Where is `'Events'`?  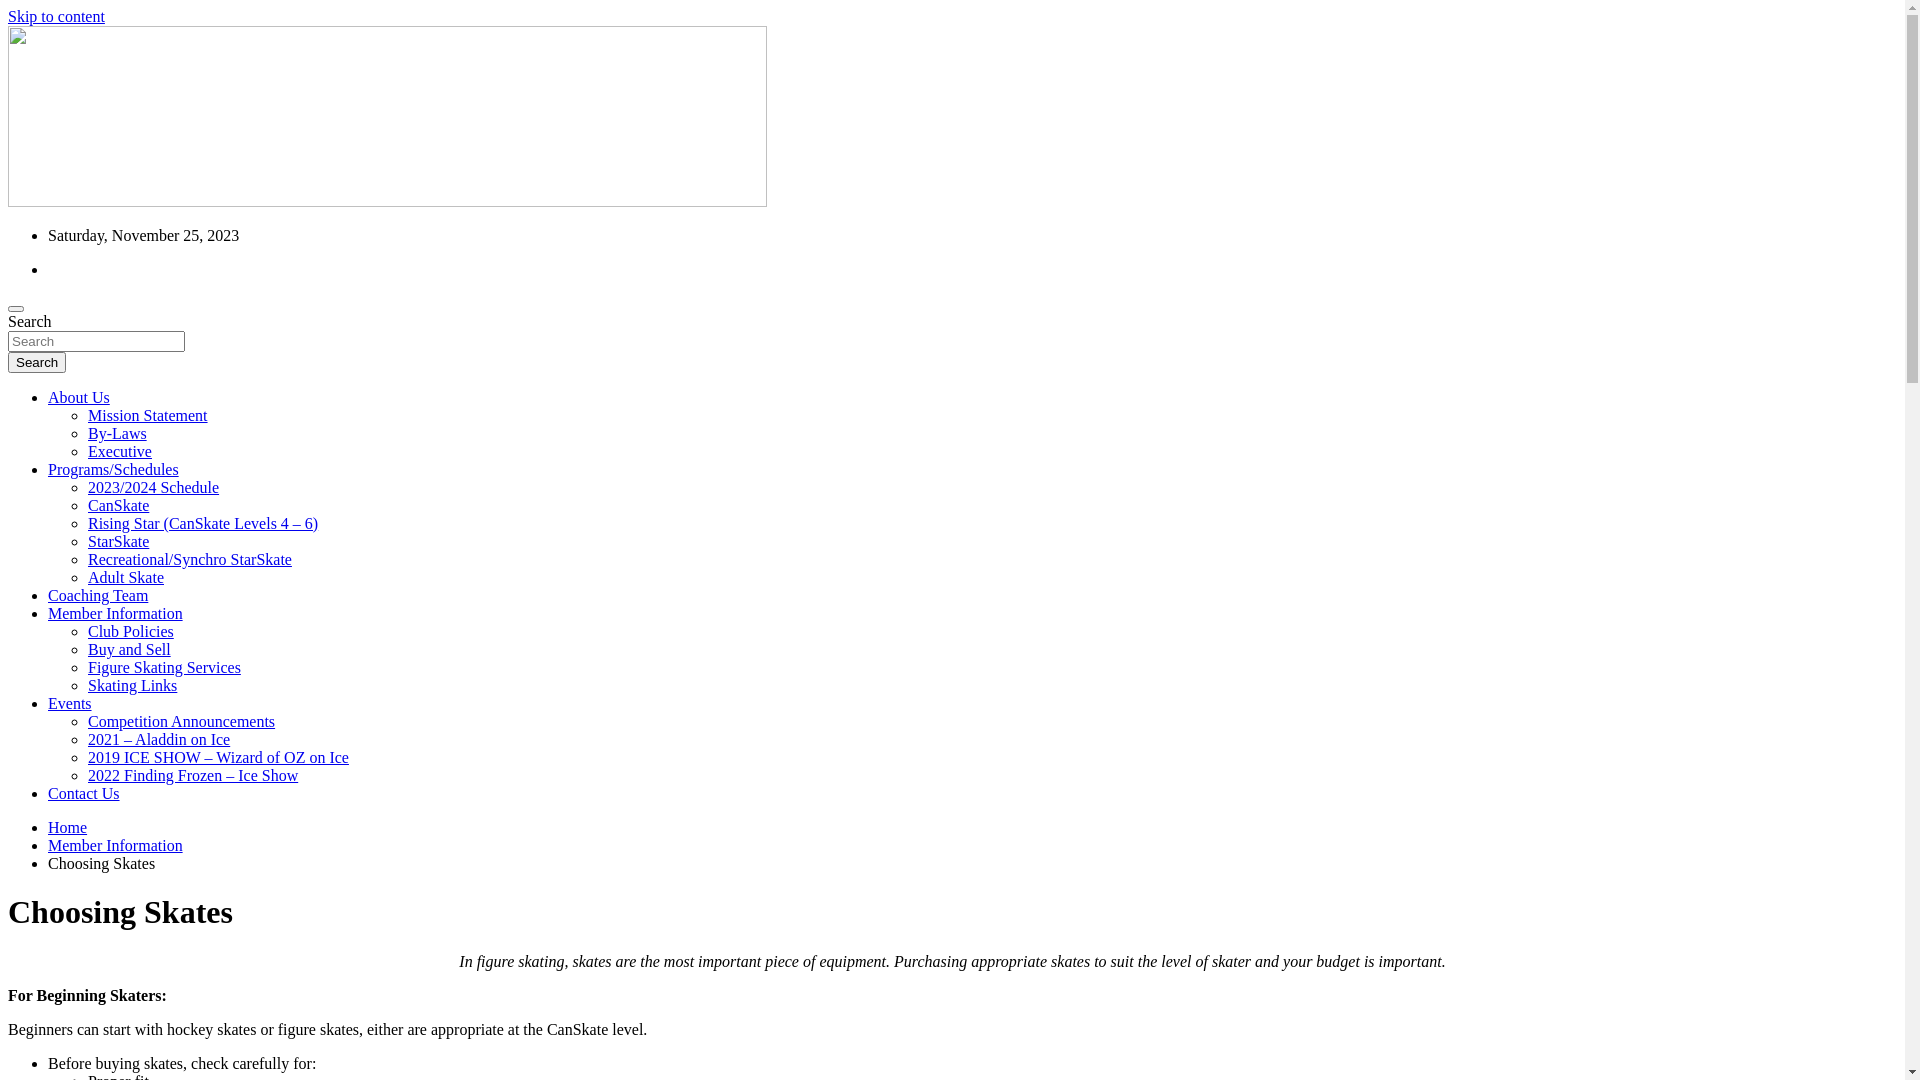 'Events' is located at coordinates (70, 702).